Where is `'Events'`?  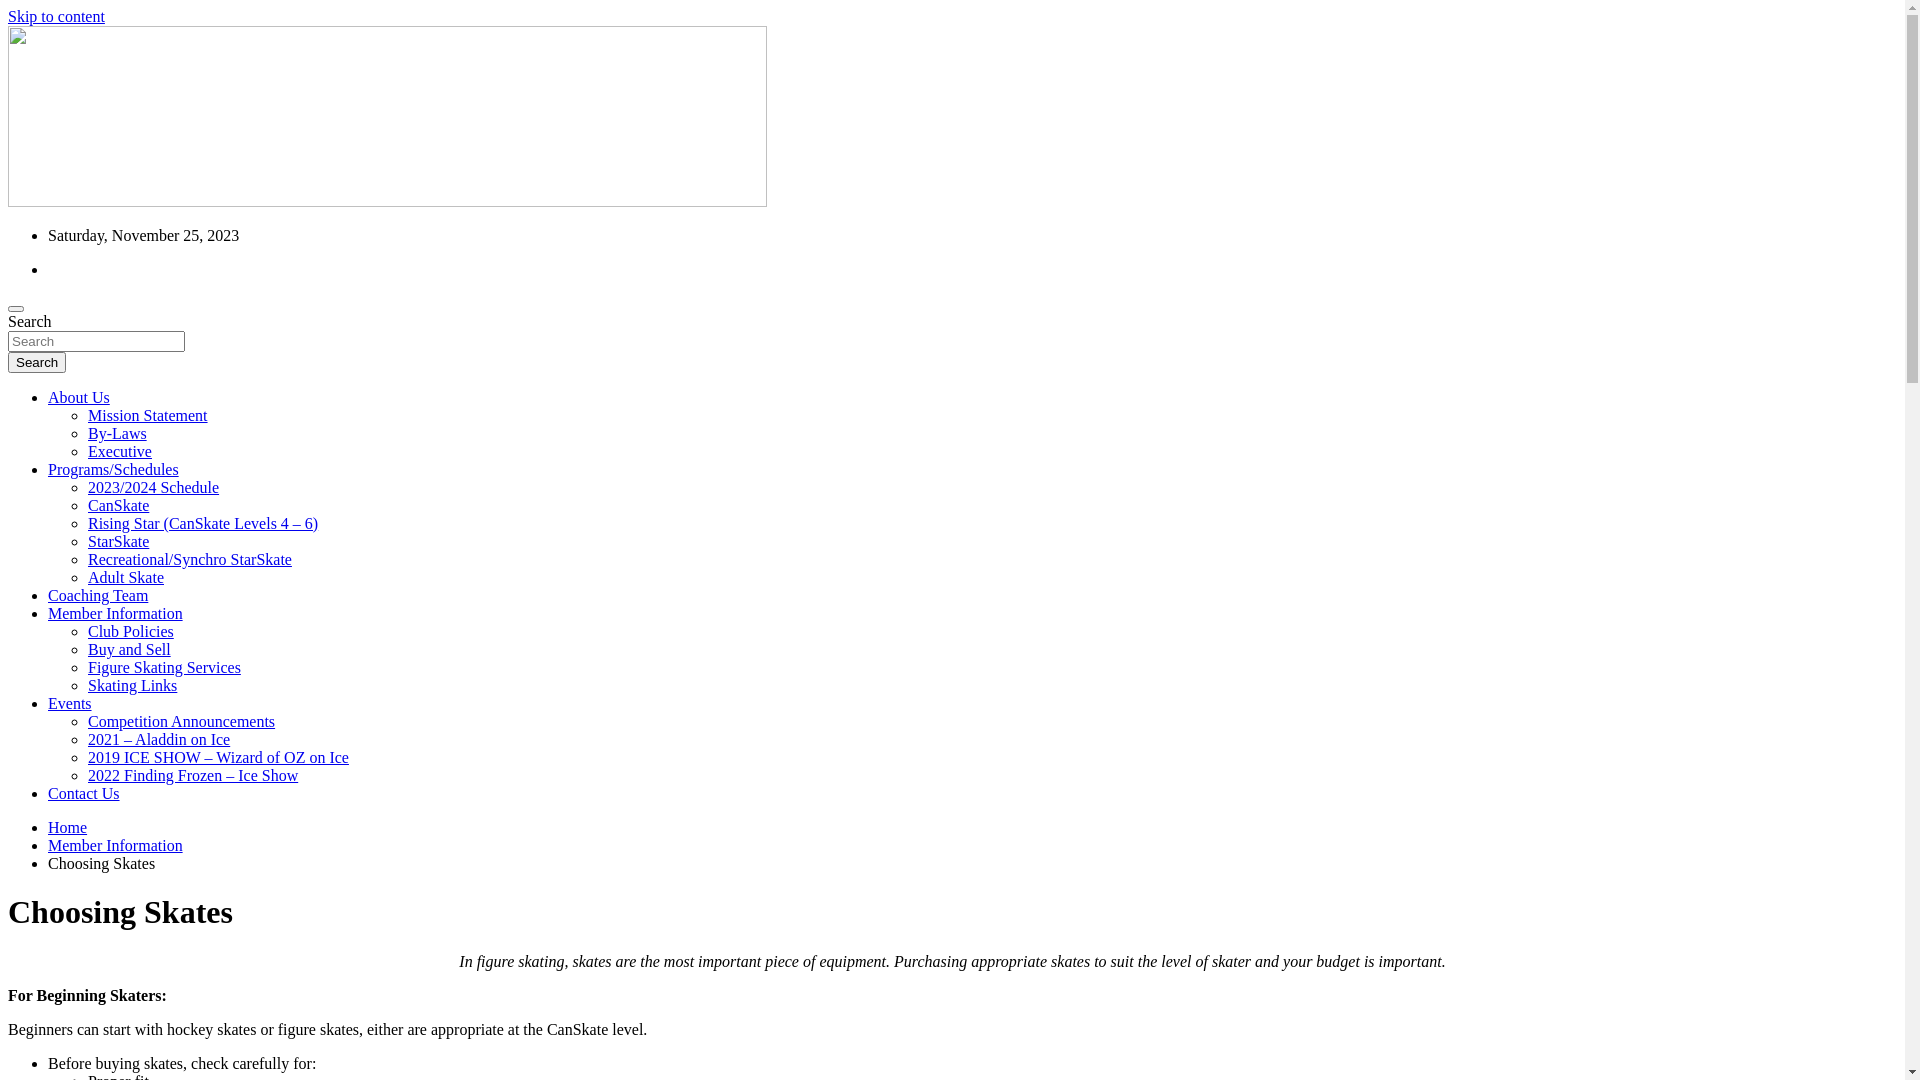 'Events' is located at coordinates (70, 702).